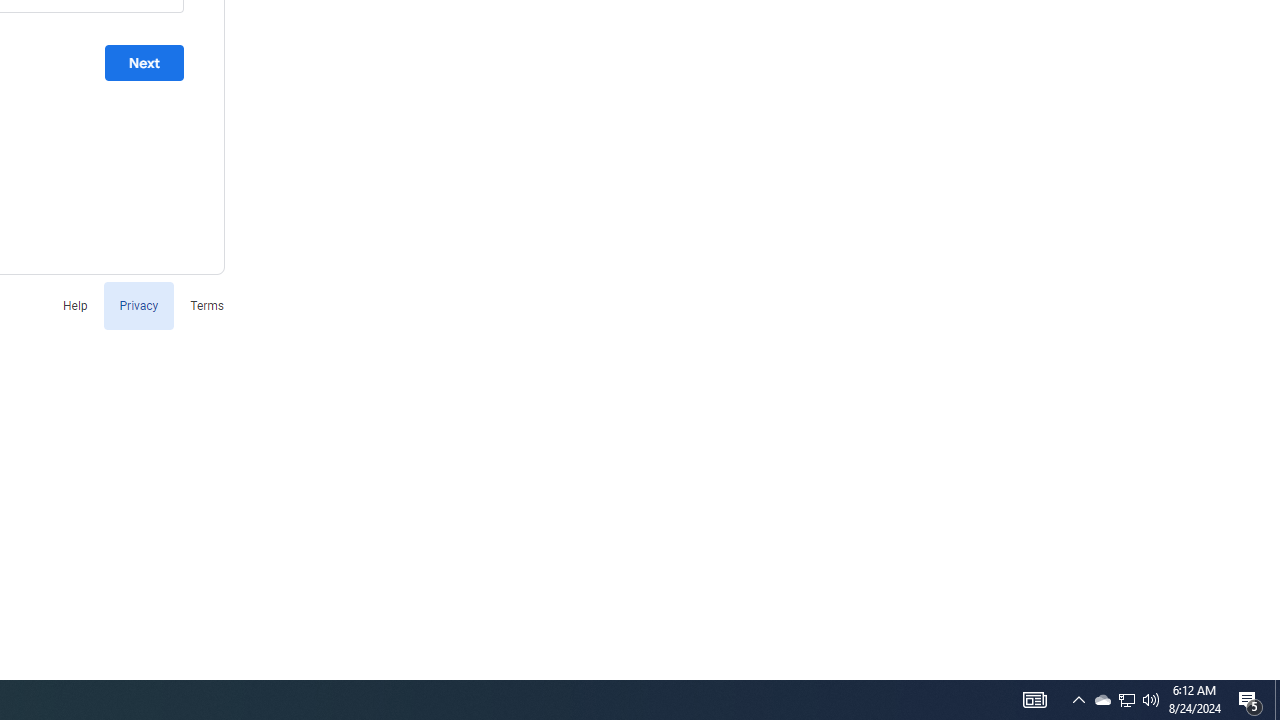 The width and height of the screenshot is (1280, 720). I want to click on 'Help', so click(74, 305).